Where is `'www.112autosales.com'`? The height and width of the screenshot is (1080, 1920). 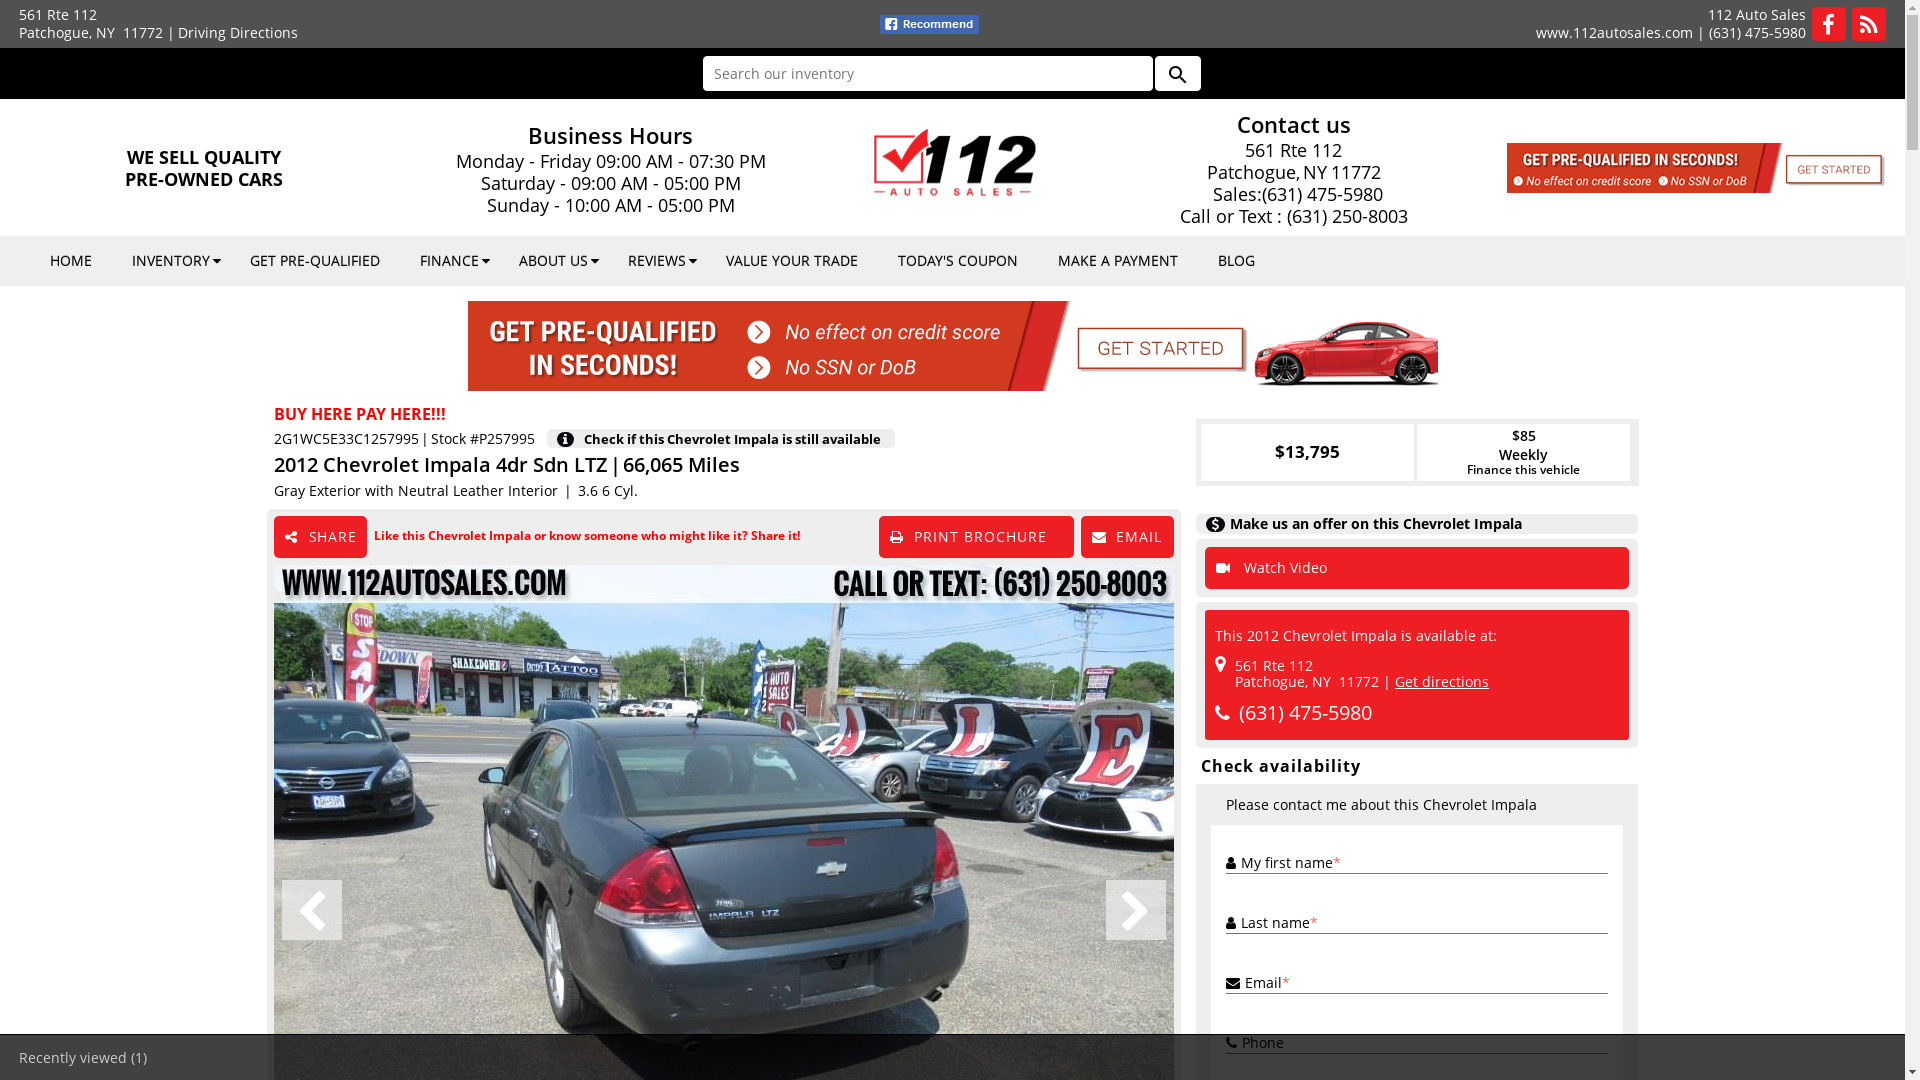 'www.112autosales.com' is located at coordinates (1614, 32).